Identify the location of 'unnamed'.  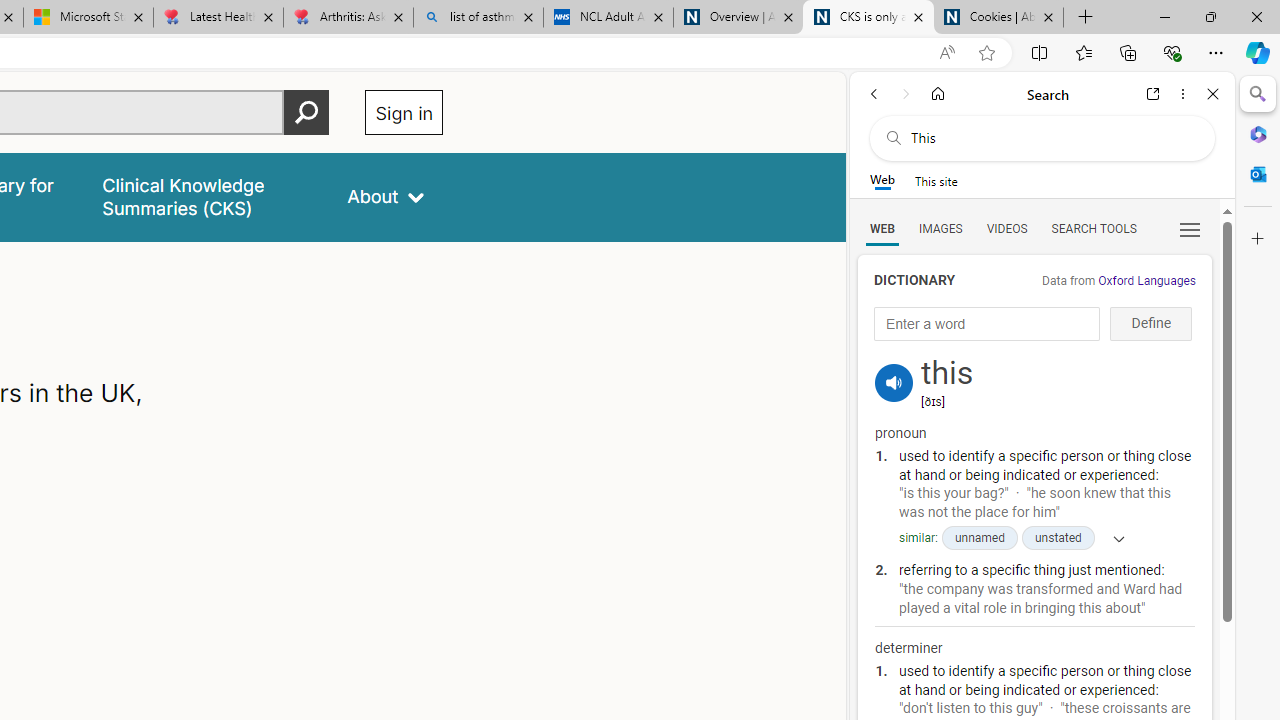
(979, 537).